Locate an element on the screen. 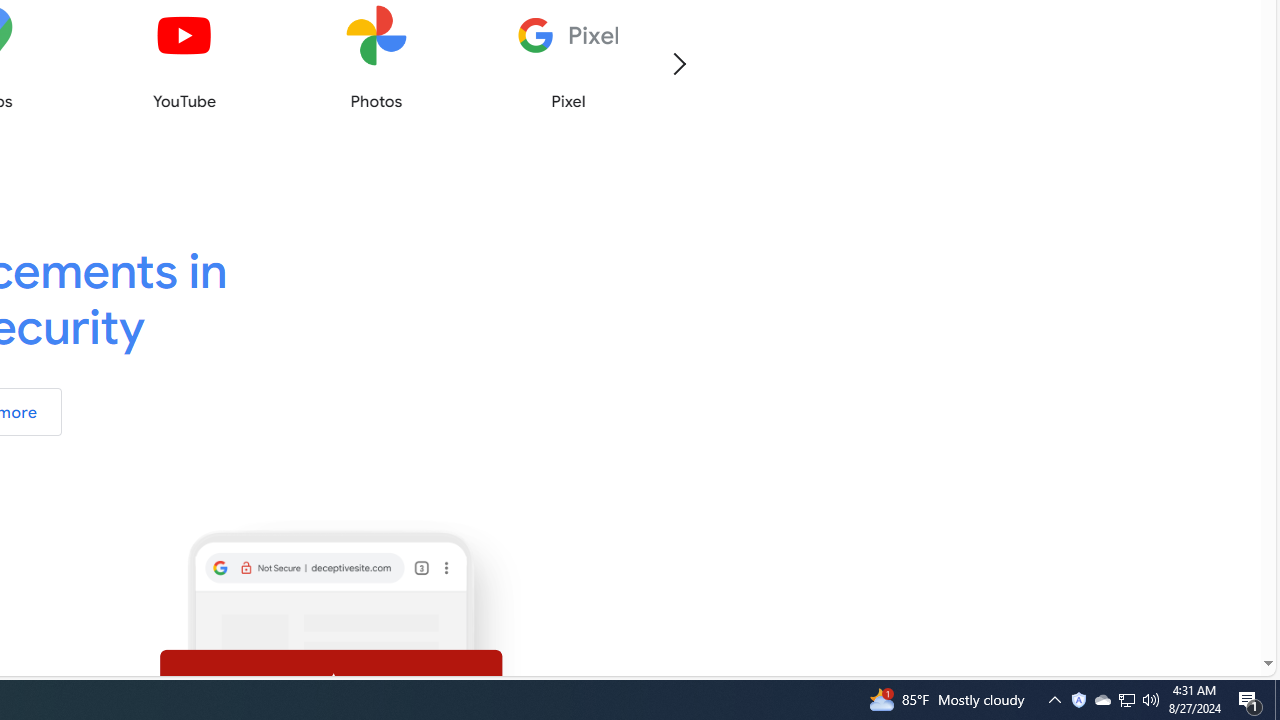 The height and width of the screenshot is (720, 1280). 'Pixel' is located at coordinates (567, 58).